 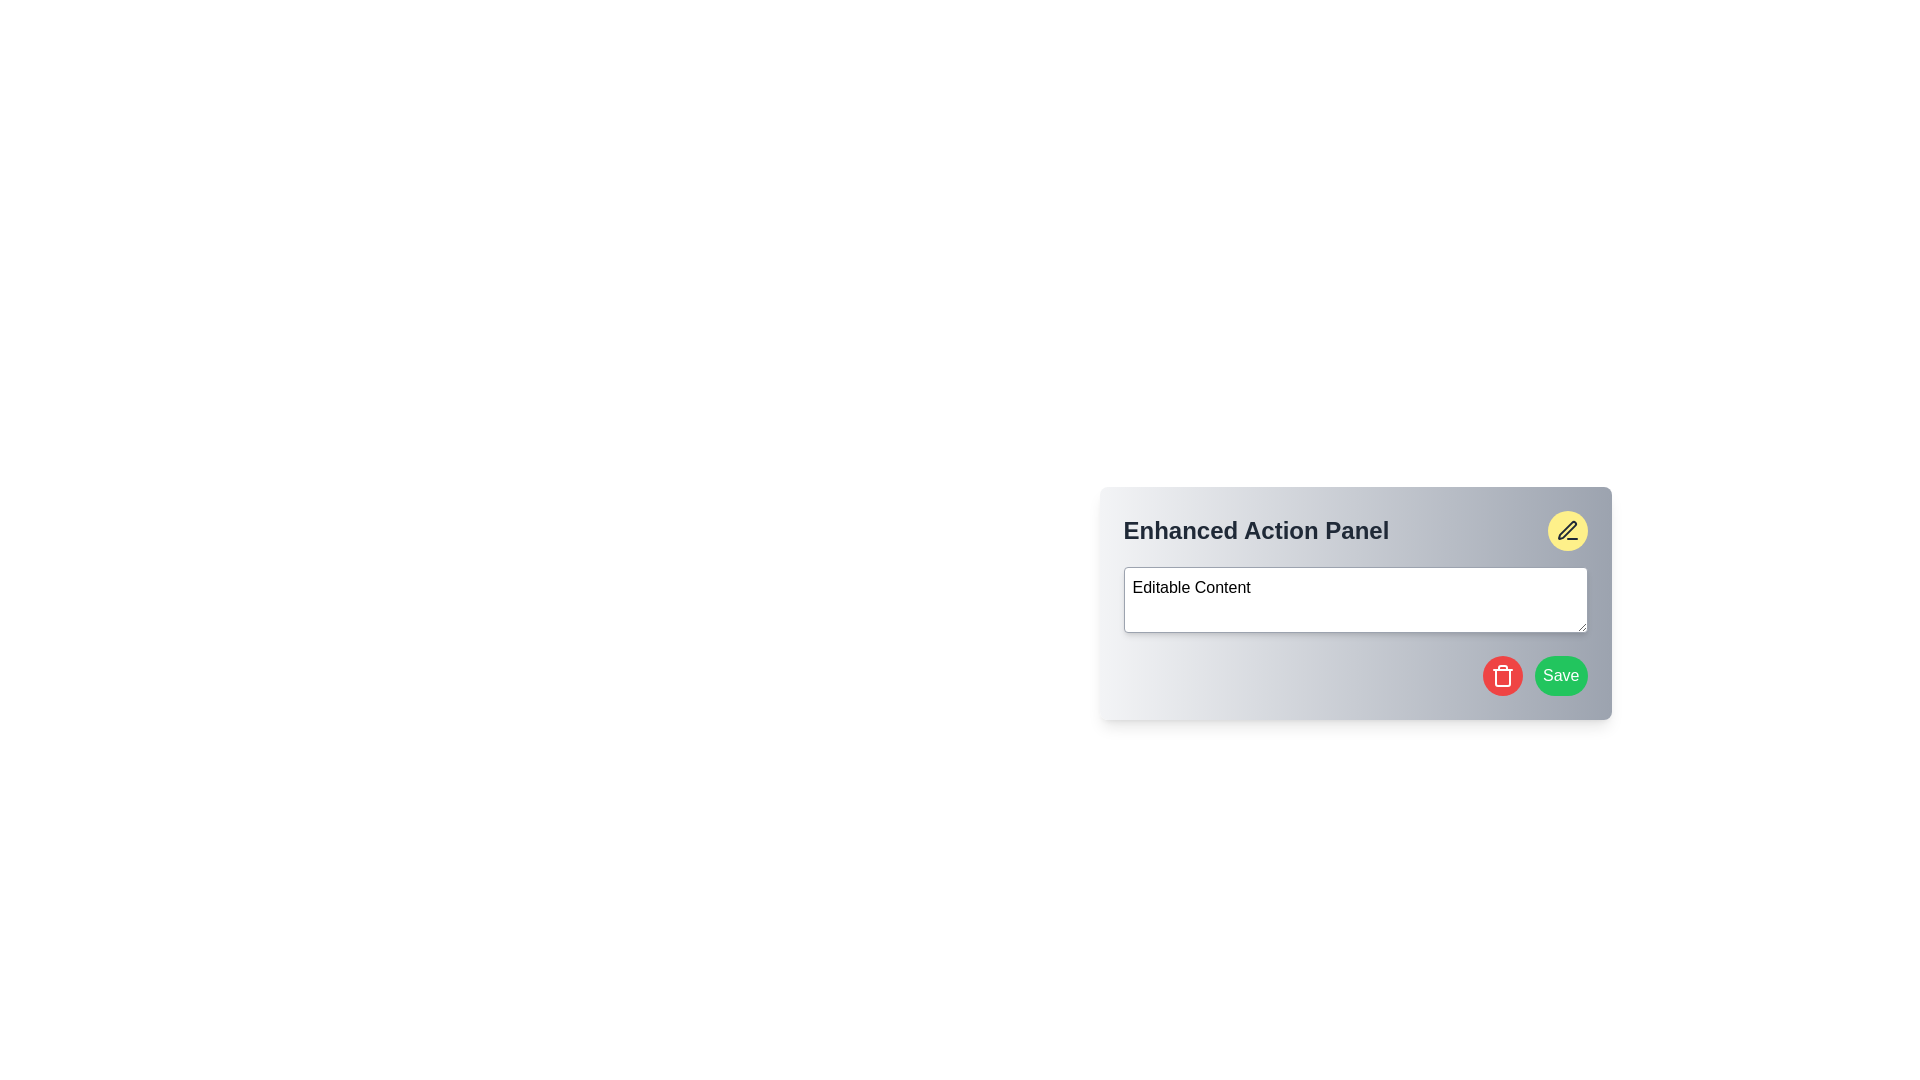 I want to click on the editable text input area of the interactive panel to edit content, so click(x=1355, y=602).